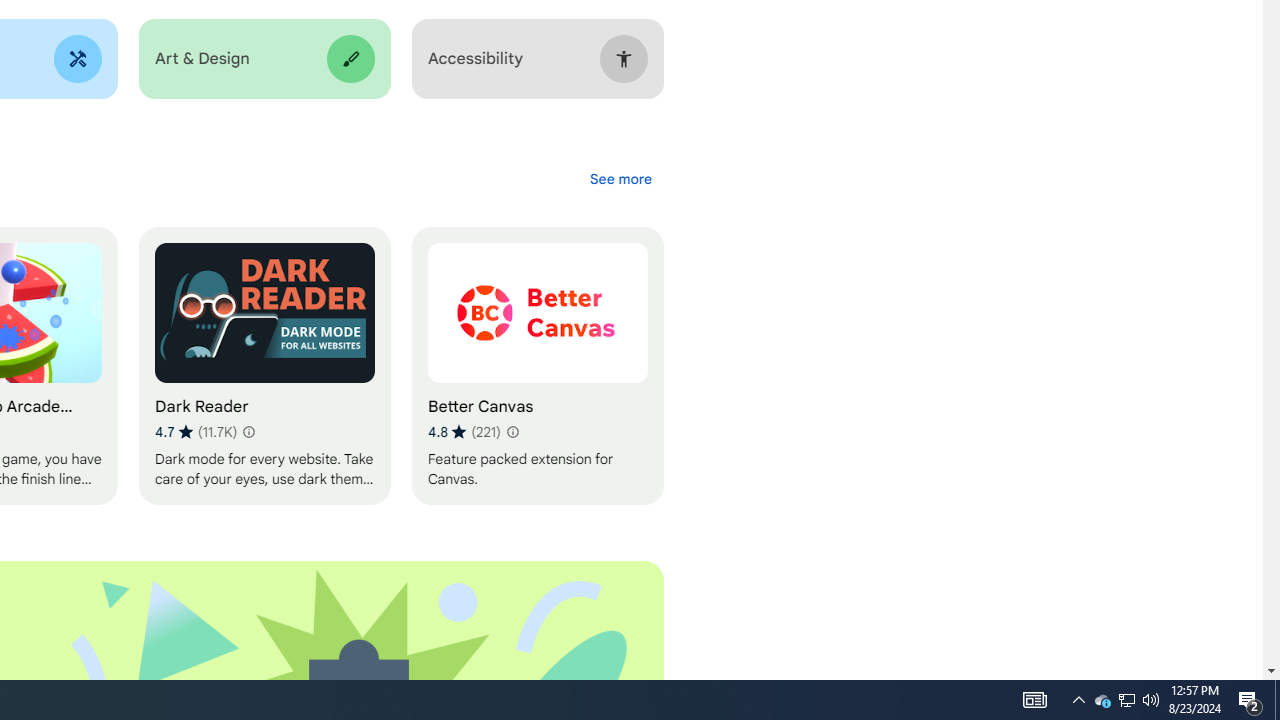  Describe the element at coordinates (263, 366) in the screenshot. I see `'Dark Reader'` at that location.